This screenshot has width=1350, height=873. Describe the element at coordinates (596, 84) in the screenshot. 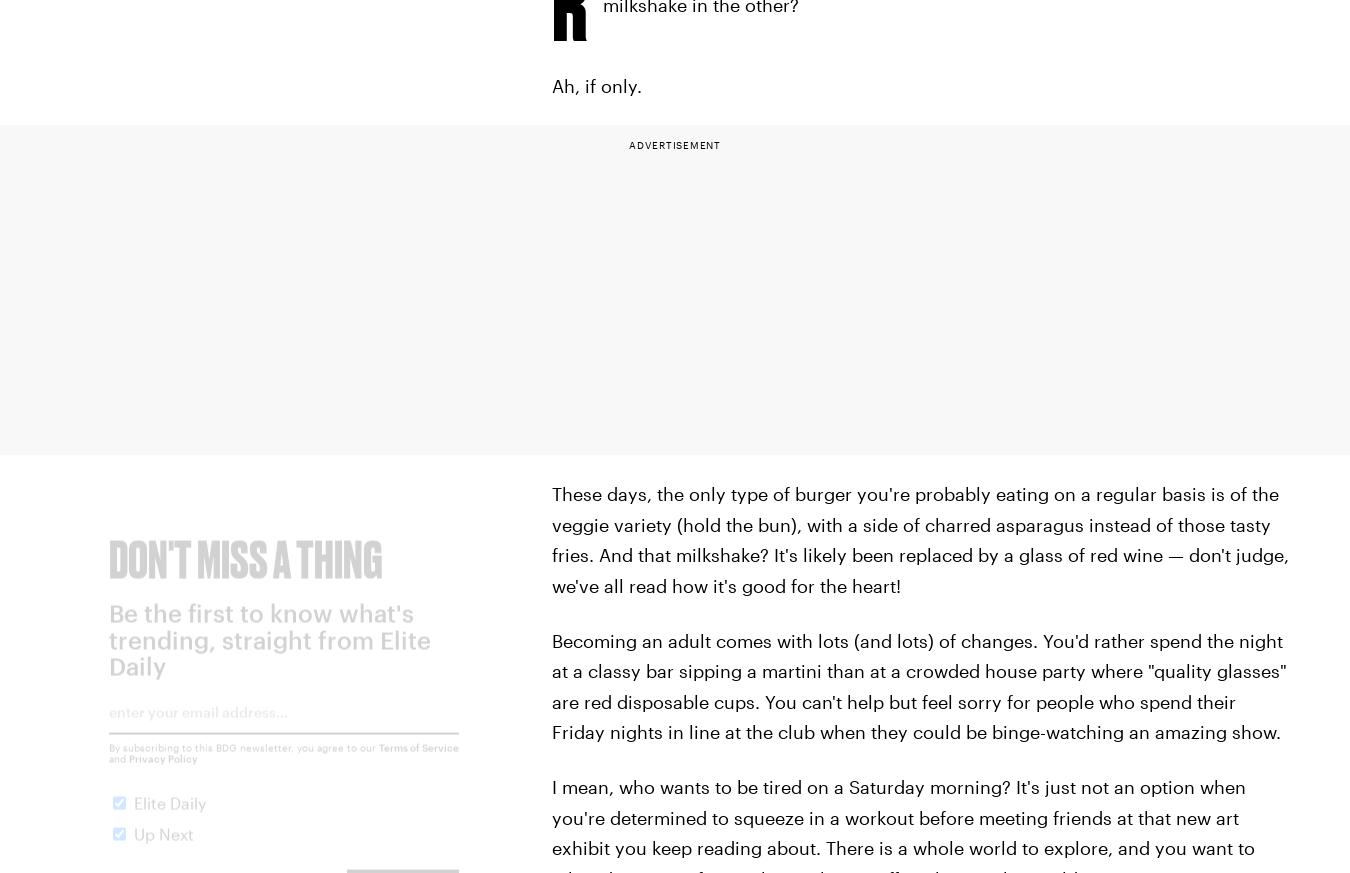

I see `'Ah, if only.'` at that location.